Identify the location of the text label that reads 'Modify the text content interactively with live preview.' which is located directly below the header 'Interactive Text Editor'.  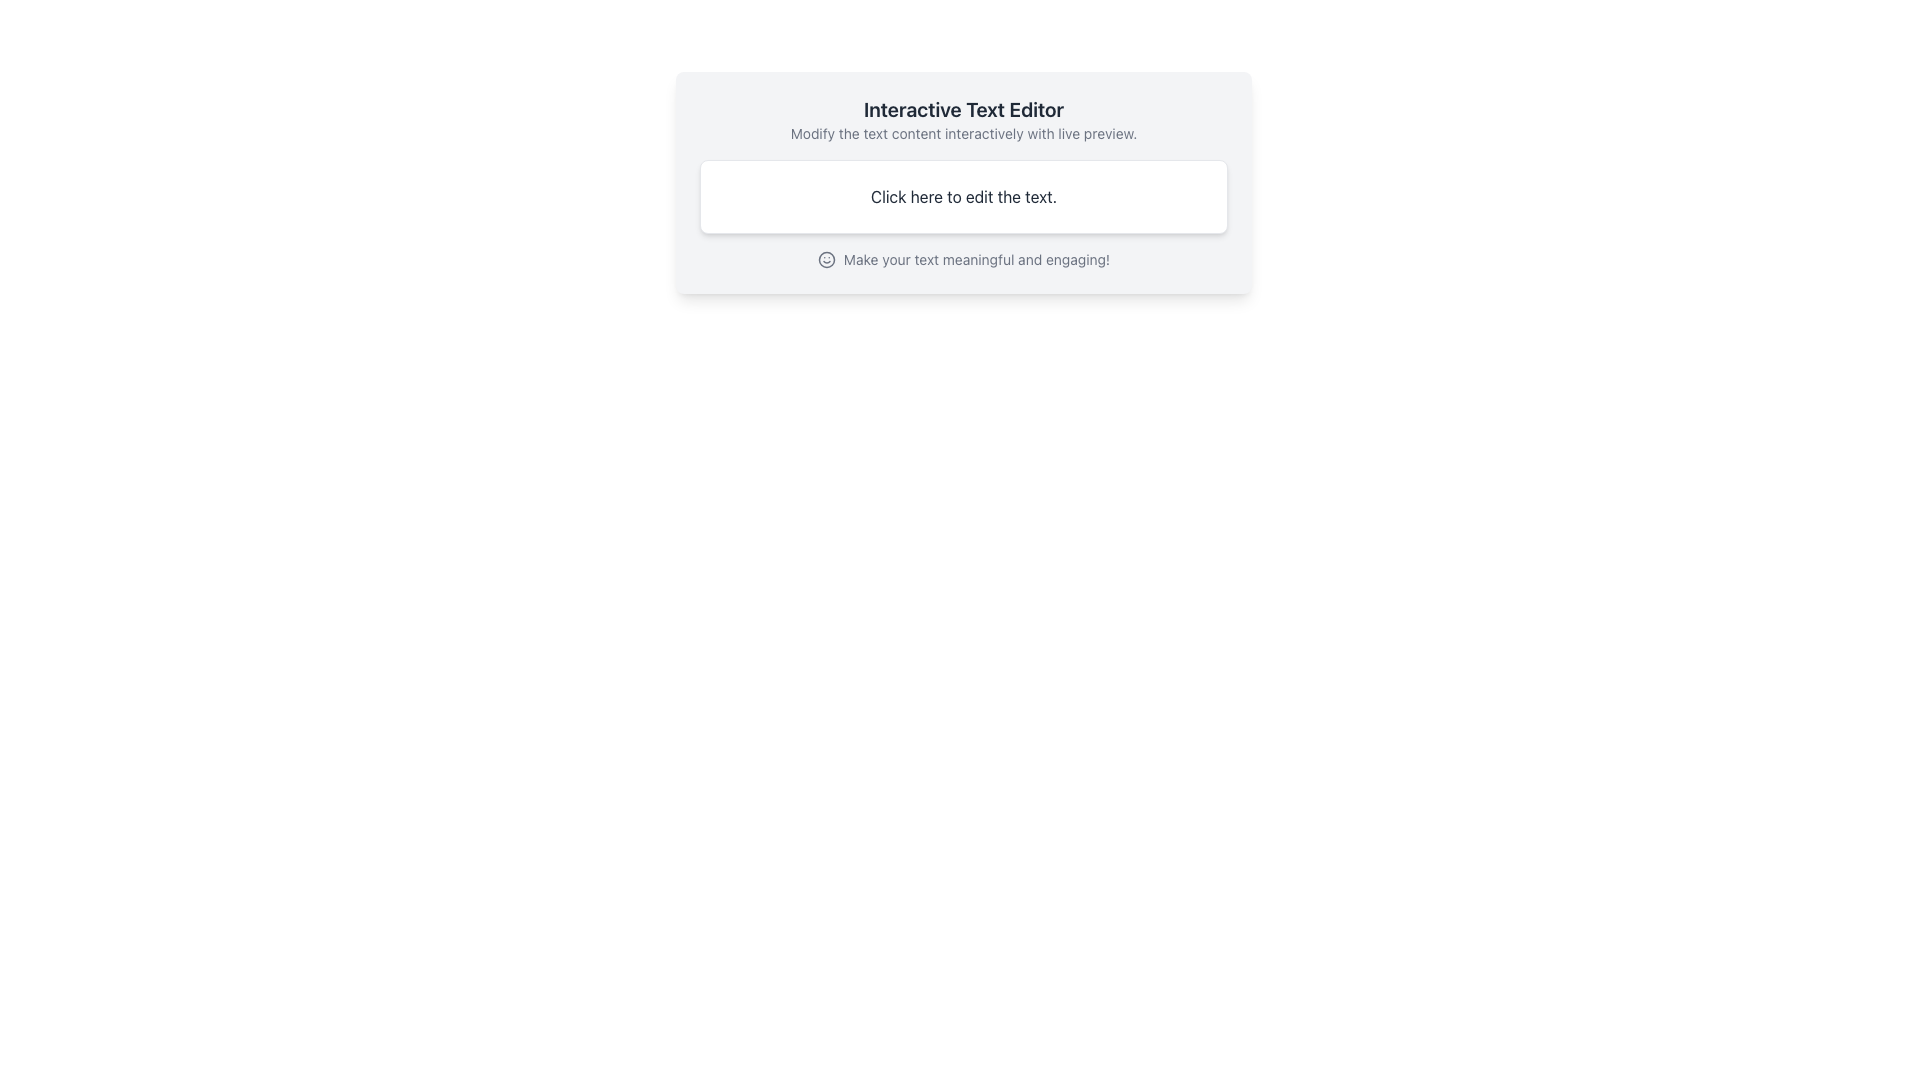
(964, 134).